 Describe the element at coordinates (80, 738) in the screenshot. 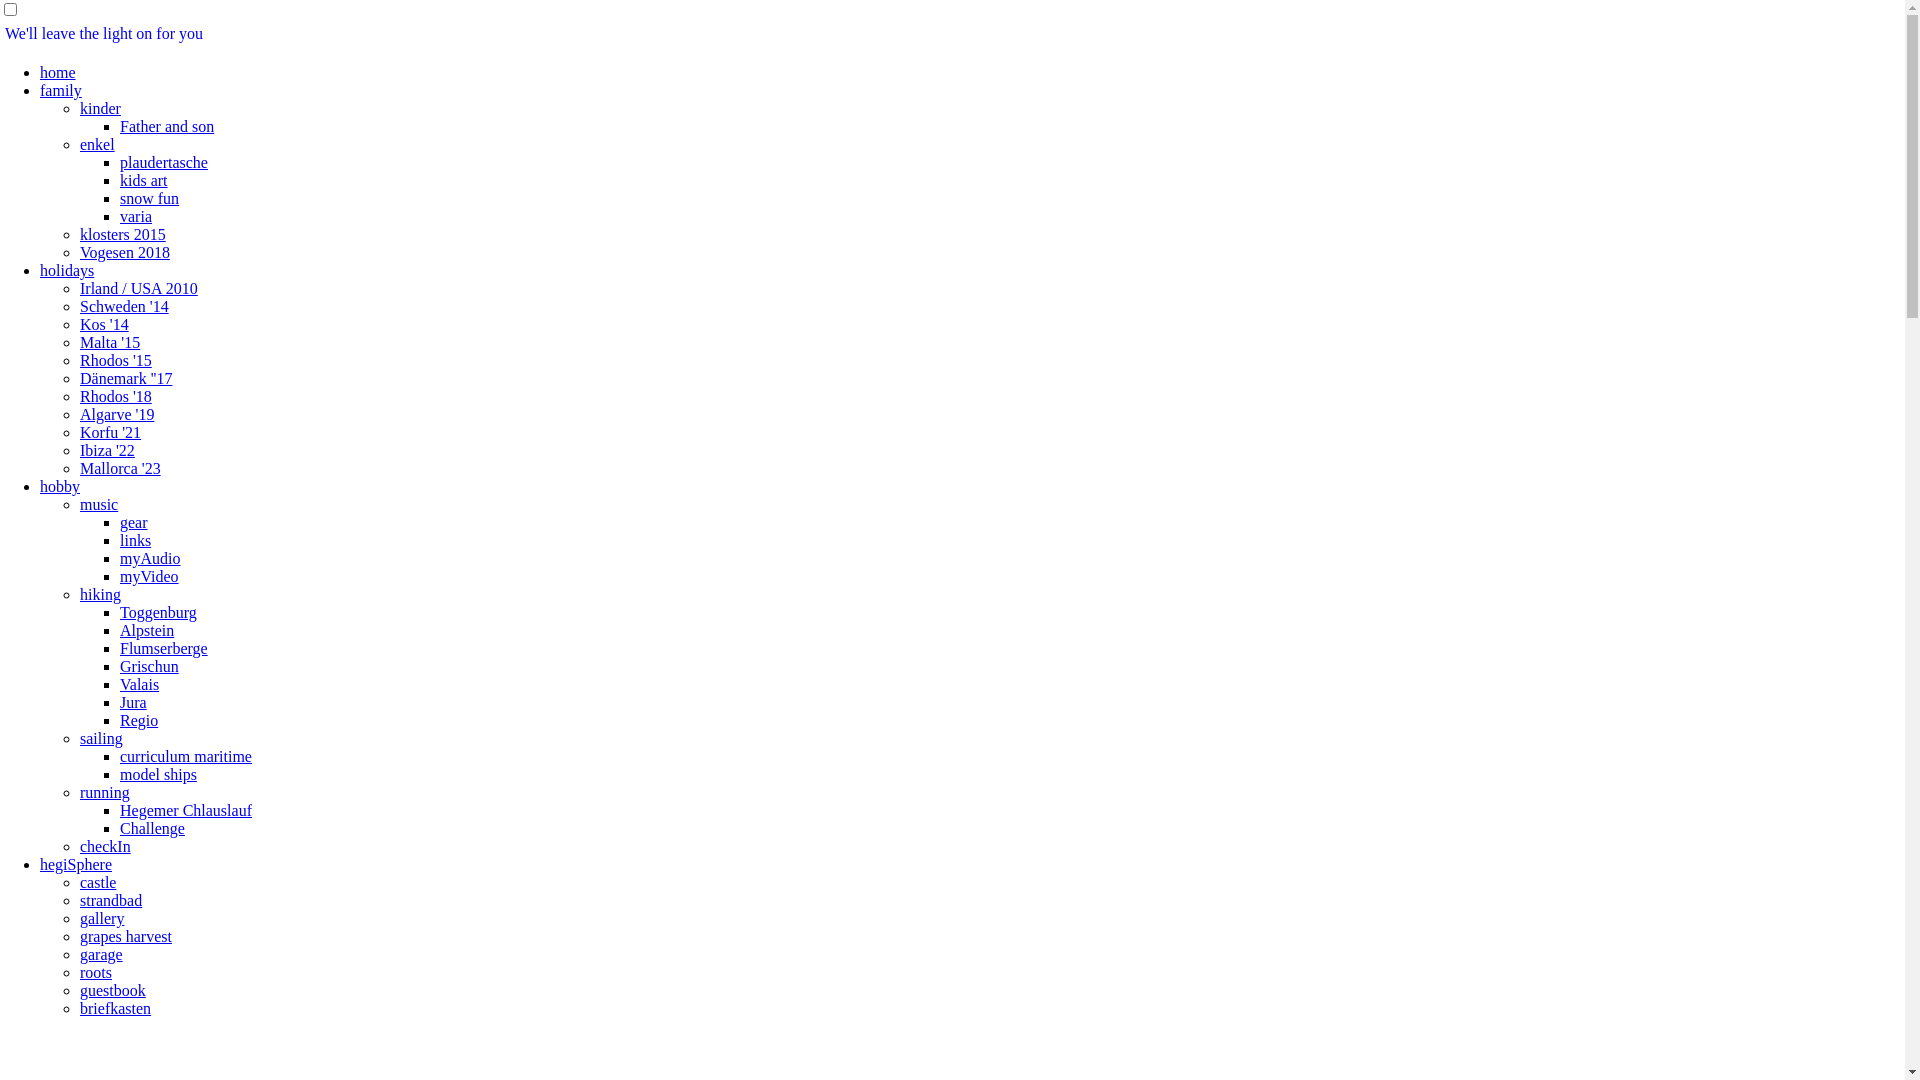

I see `'sailing'` at that location.